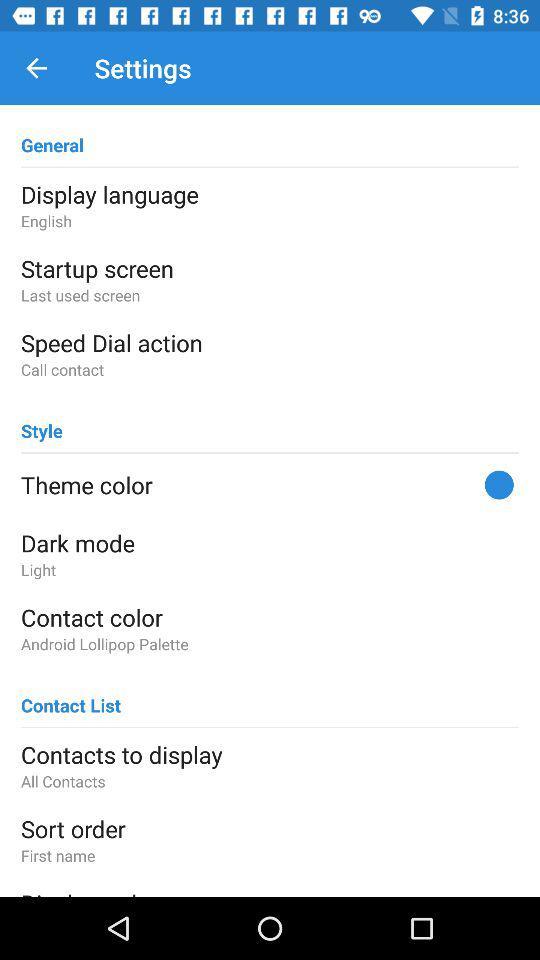 The height and width of the screenshot is (960, 540). Describe the element at coordinates (270, 294) in the screenshot. I see `the item above speed dial action` at that location.